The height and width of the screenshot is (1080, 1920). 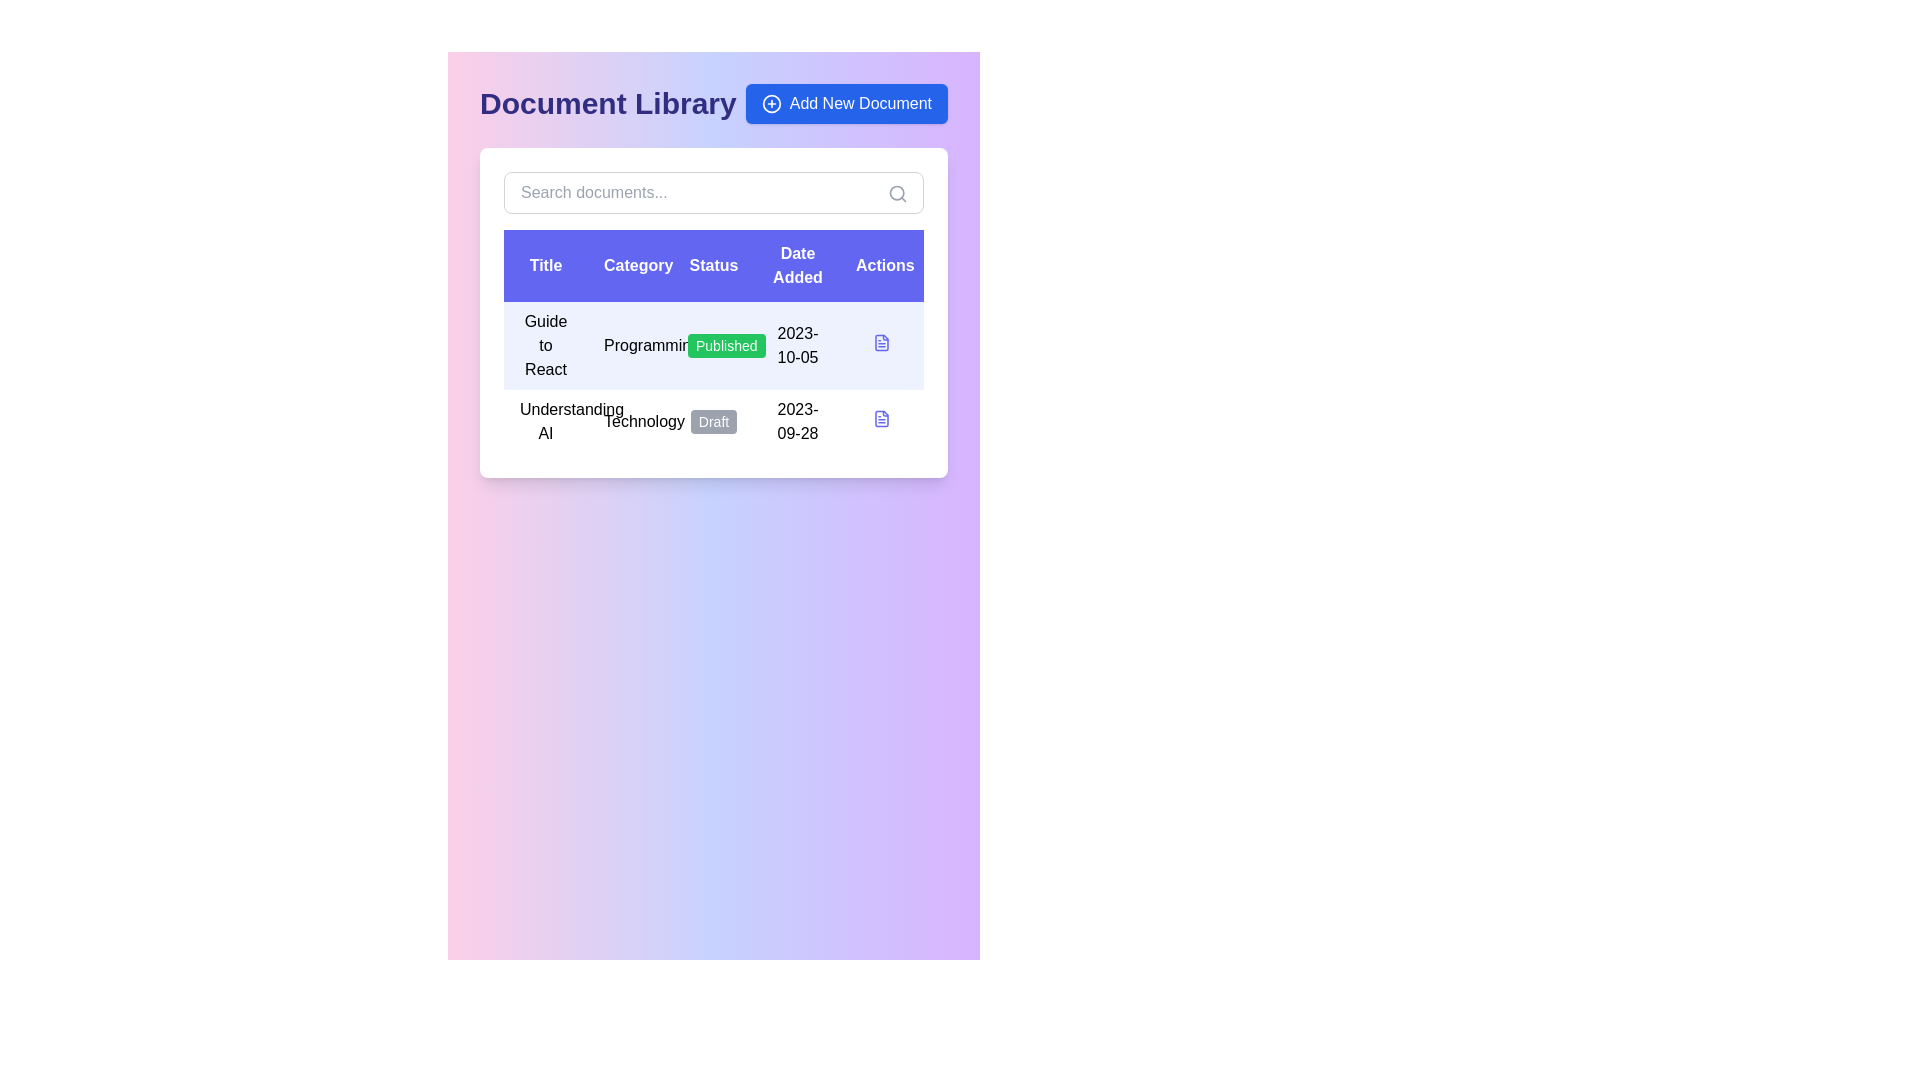 What do you see at coordinates (714, 345) in the screenshot?
I see `the 'Published' label in the 'Status' column of the first row in the 'Document Library' interface, which indicates that the document titled 'Guide to React' has been published` at bounding box center [714, 345].